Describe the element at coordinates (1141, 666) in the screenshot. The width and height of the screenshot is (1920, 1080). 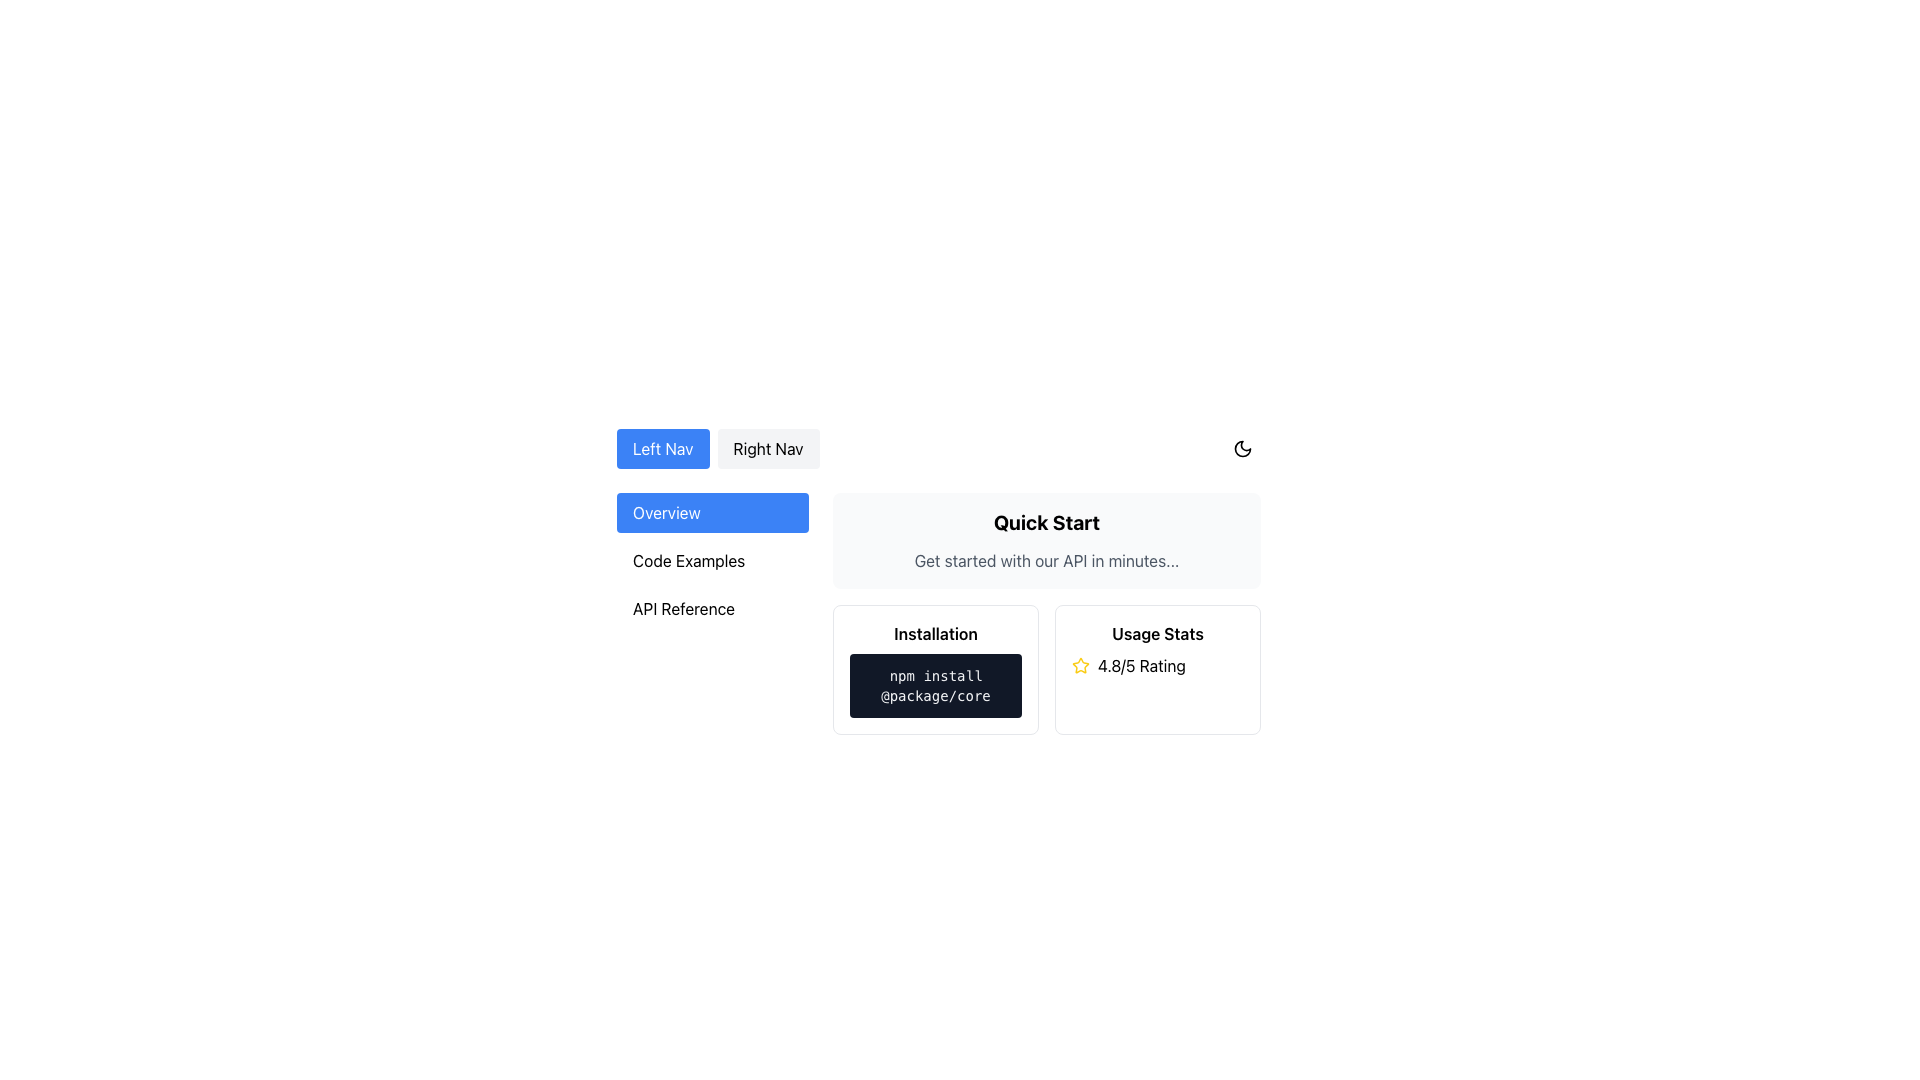
I see `text displayed in the rating score label located in the 'Usage Stats' section, positioned to the right of the yellow star icon` at that location.